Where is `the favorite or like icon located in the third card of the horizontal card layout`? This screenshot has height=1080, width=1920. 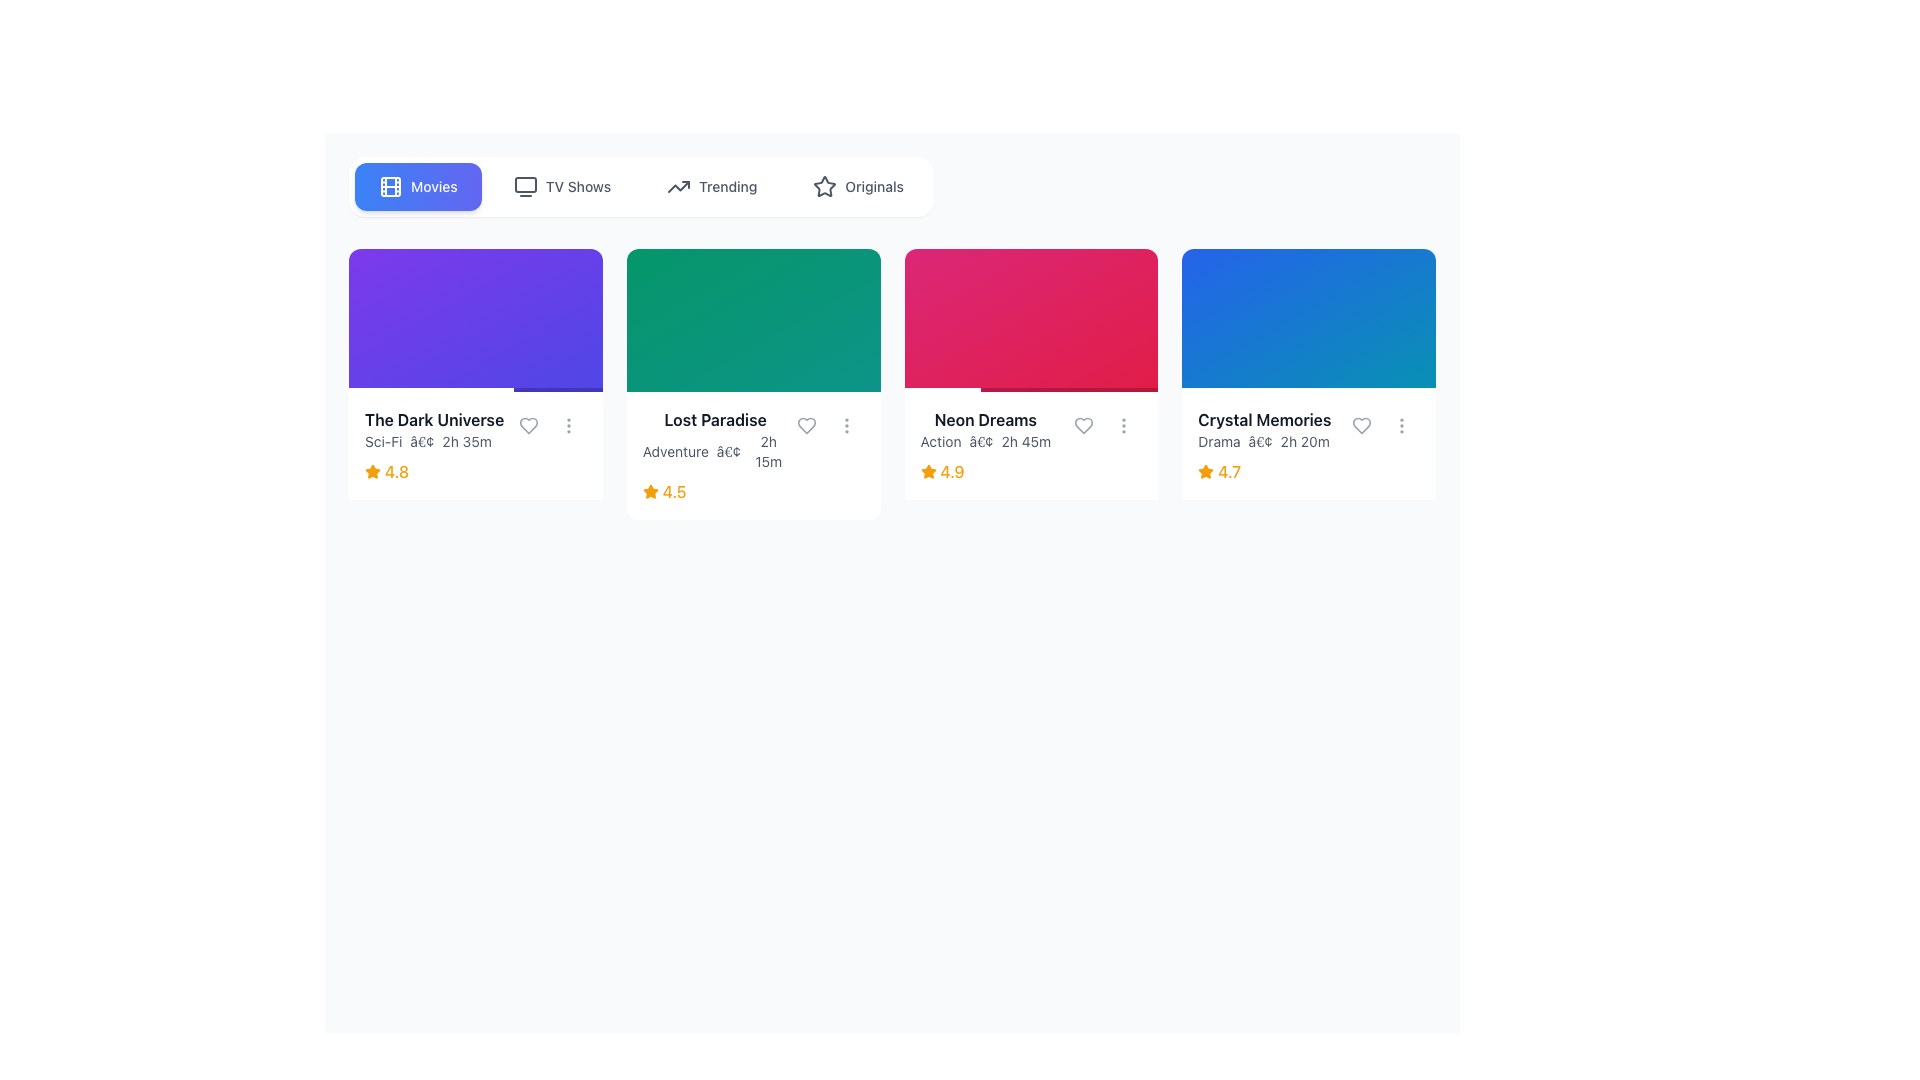 the favorite or like icon located in the third card of the horizontal card layout is located at coordinates (1361, 423).